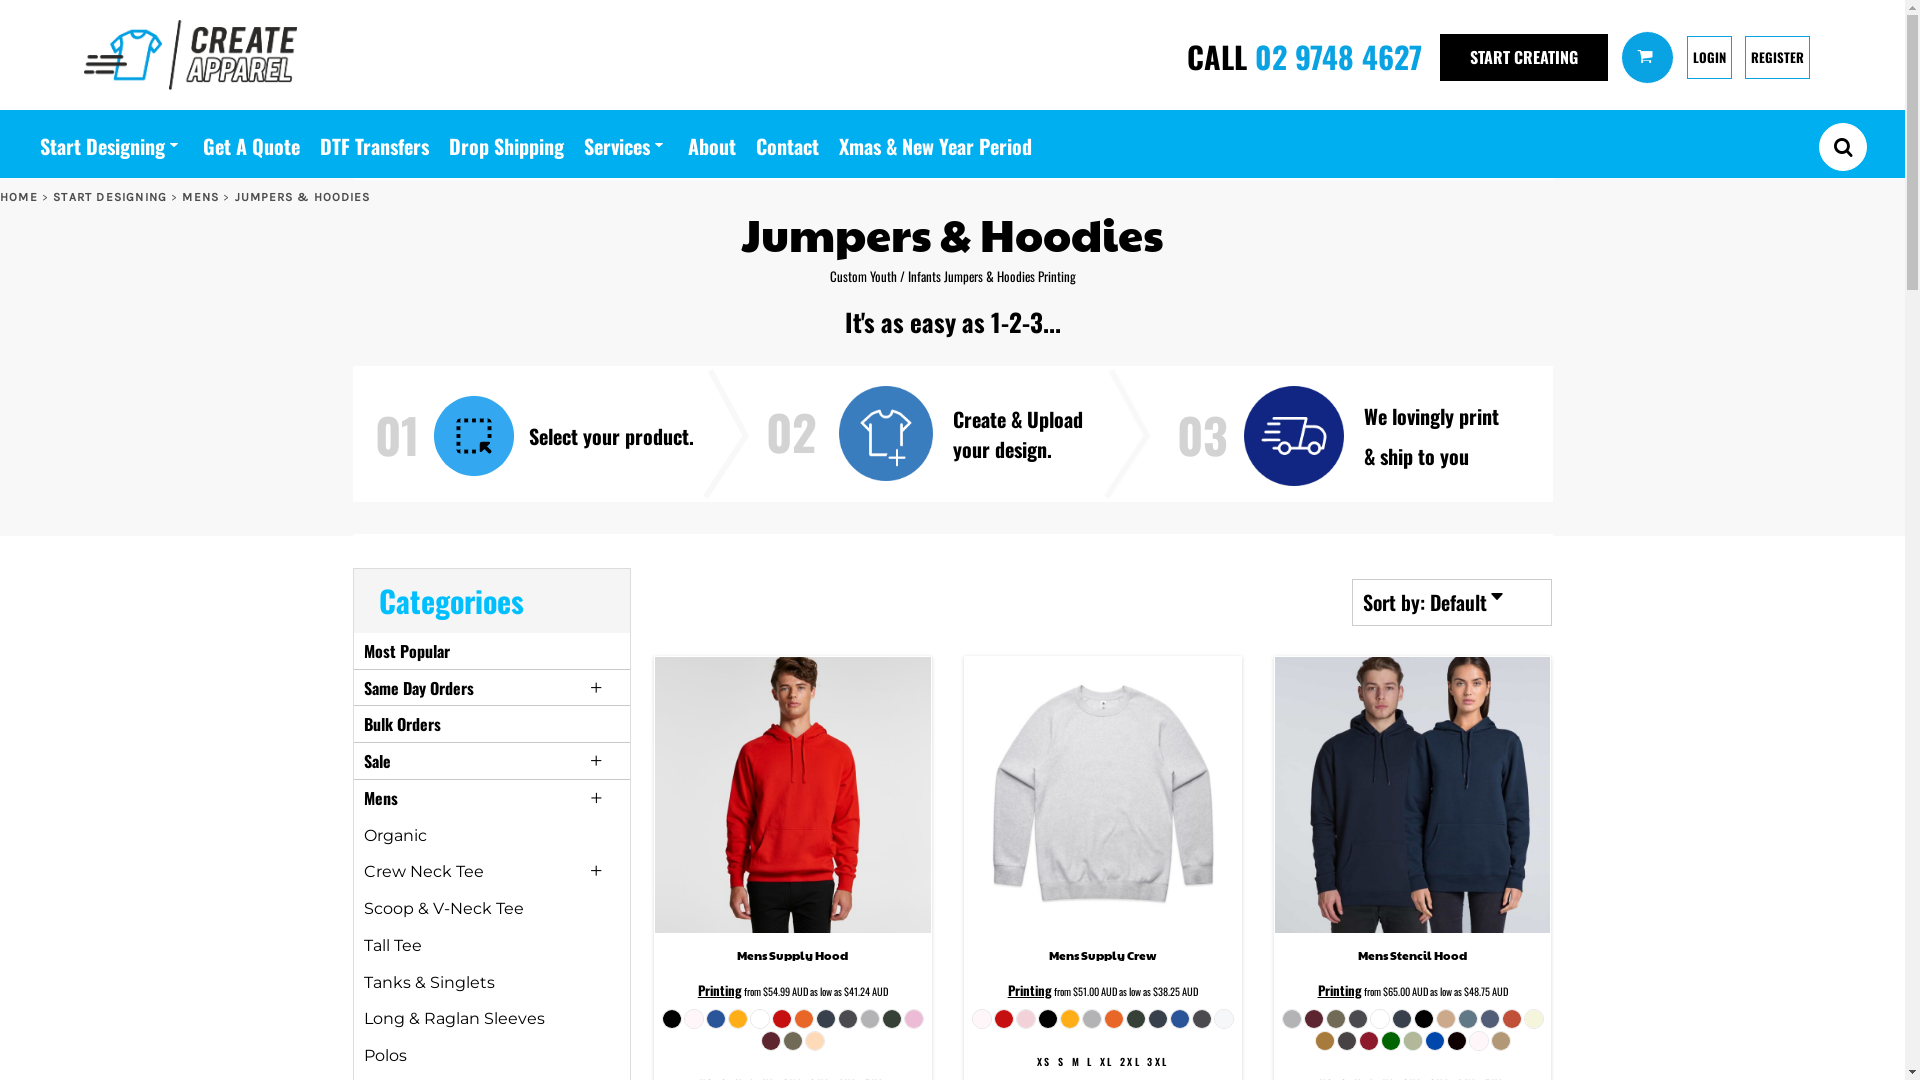  Describe the element at coordinates (374, 142) in the screenshot. I see `'DTF Transfers'` at that location.